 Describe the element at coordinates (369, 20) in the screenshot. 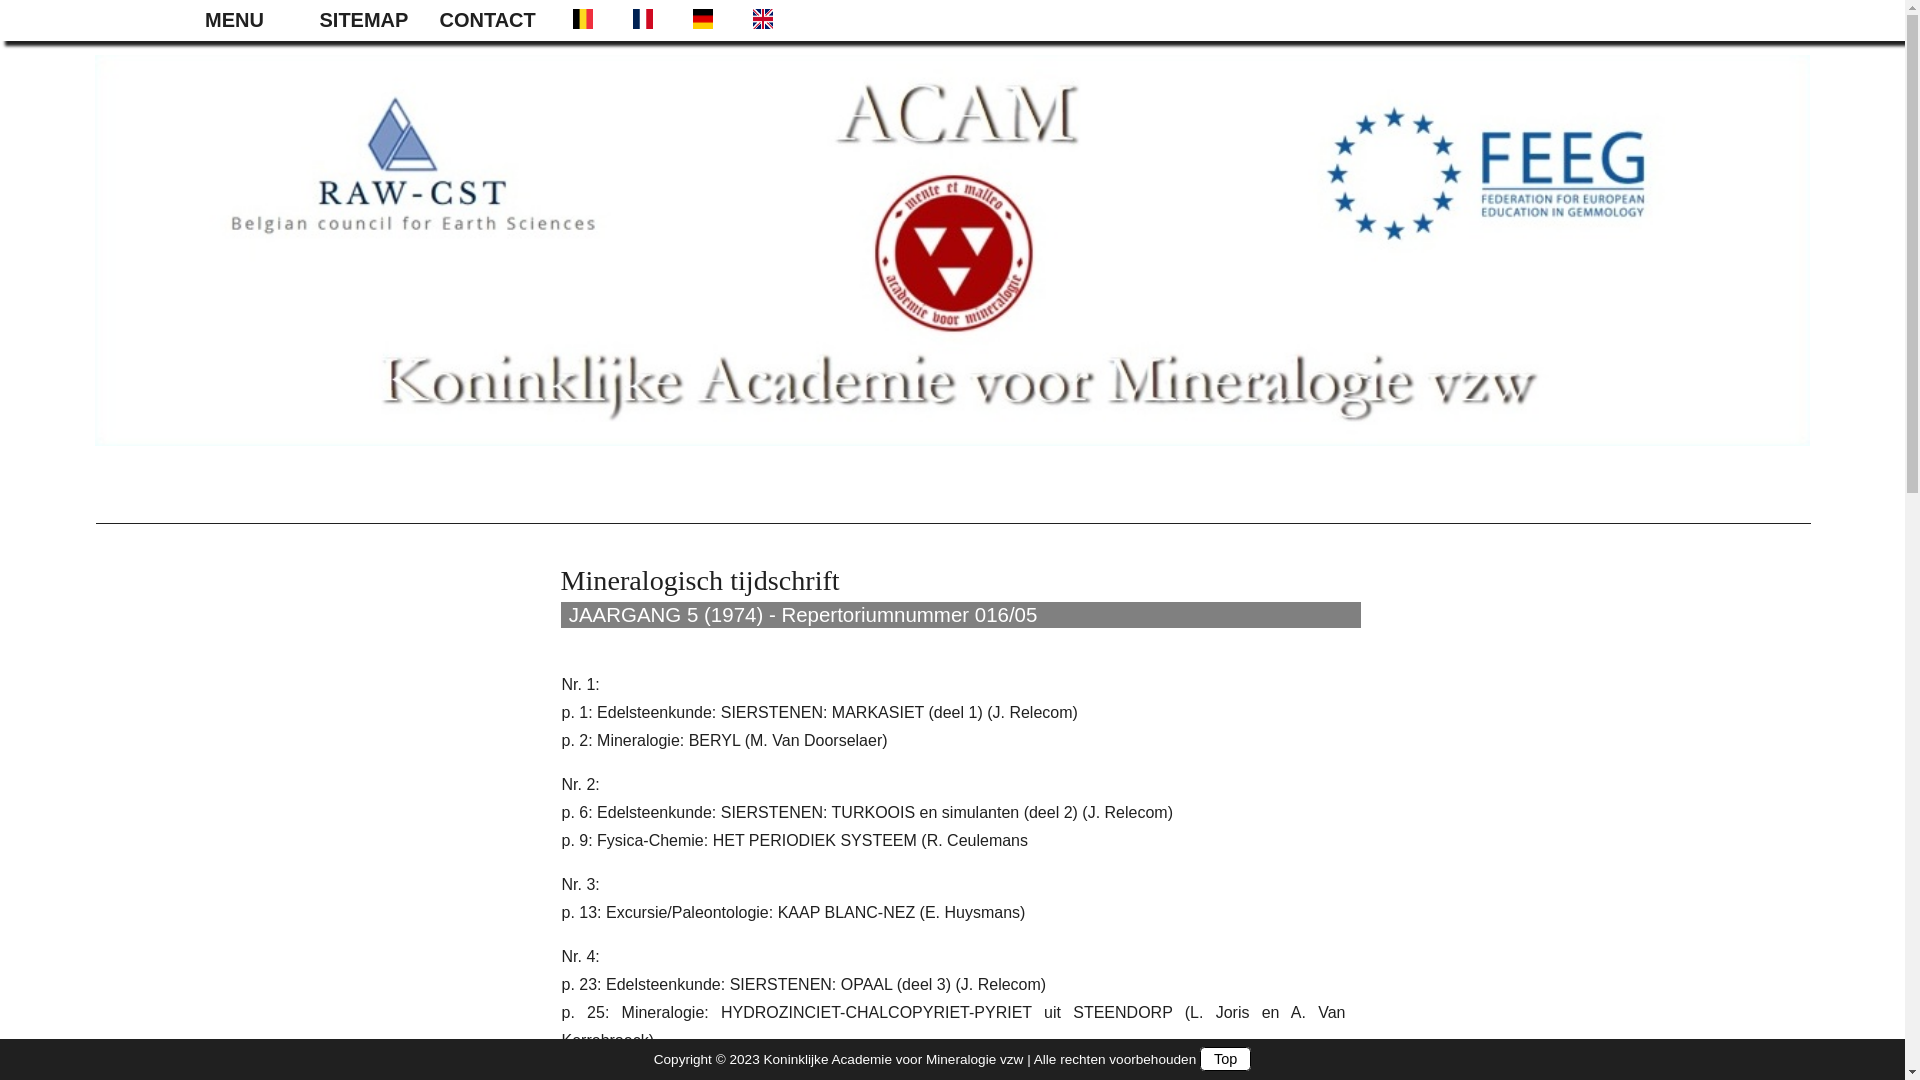

I see `'SITEMAP'` at that location.